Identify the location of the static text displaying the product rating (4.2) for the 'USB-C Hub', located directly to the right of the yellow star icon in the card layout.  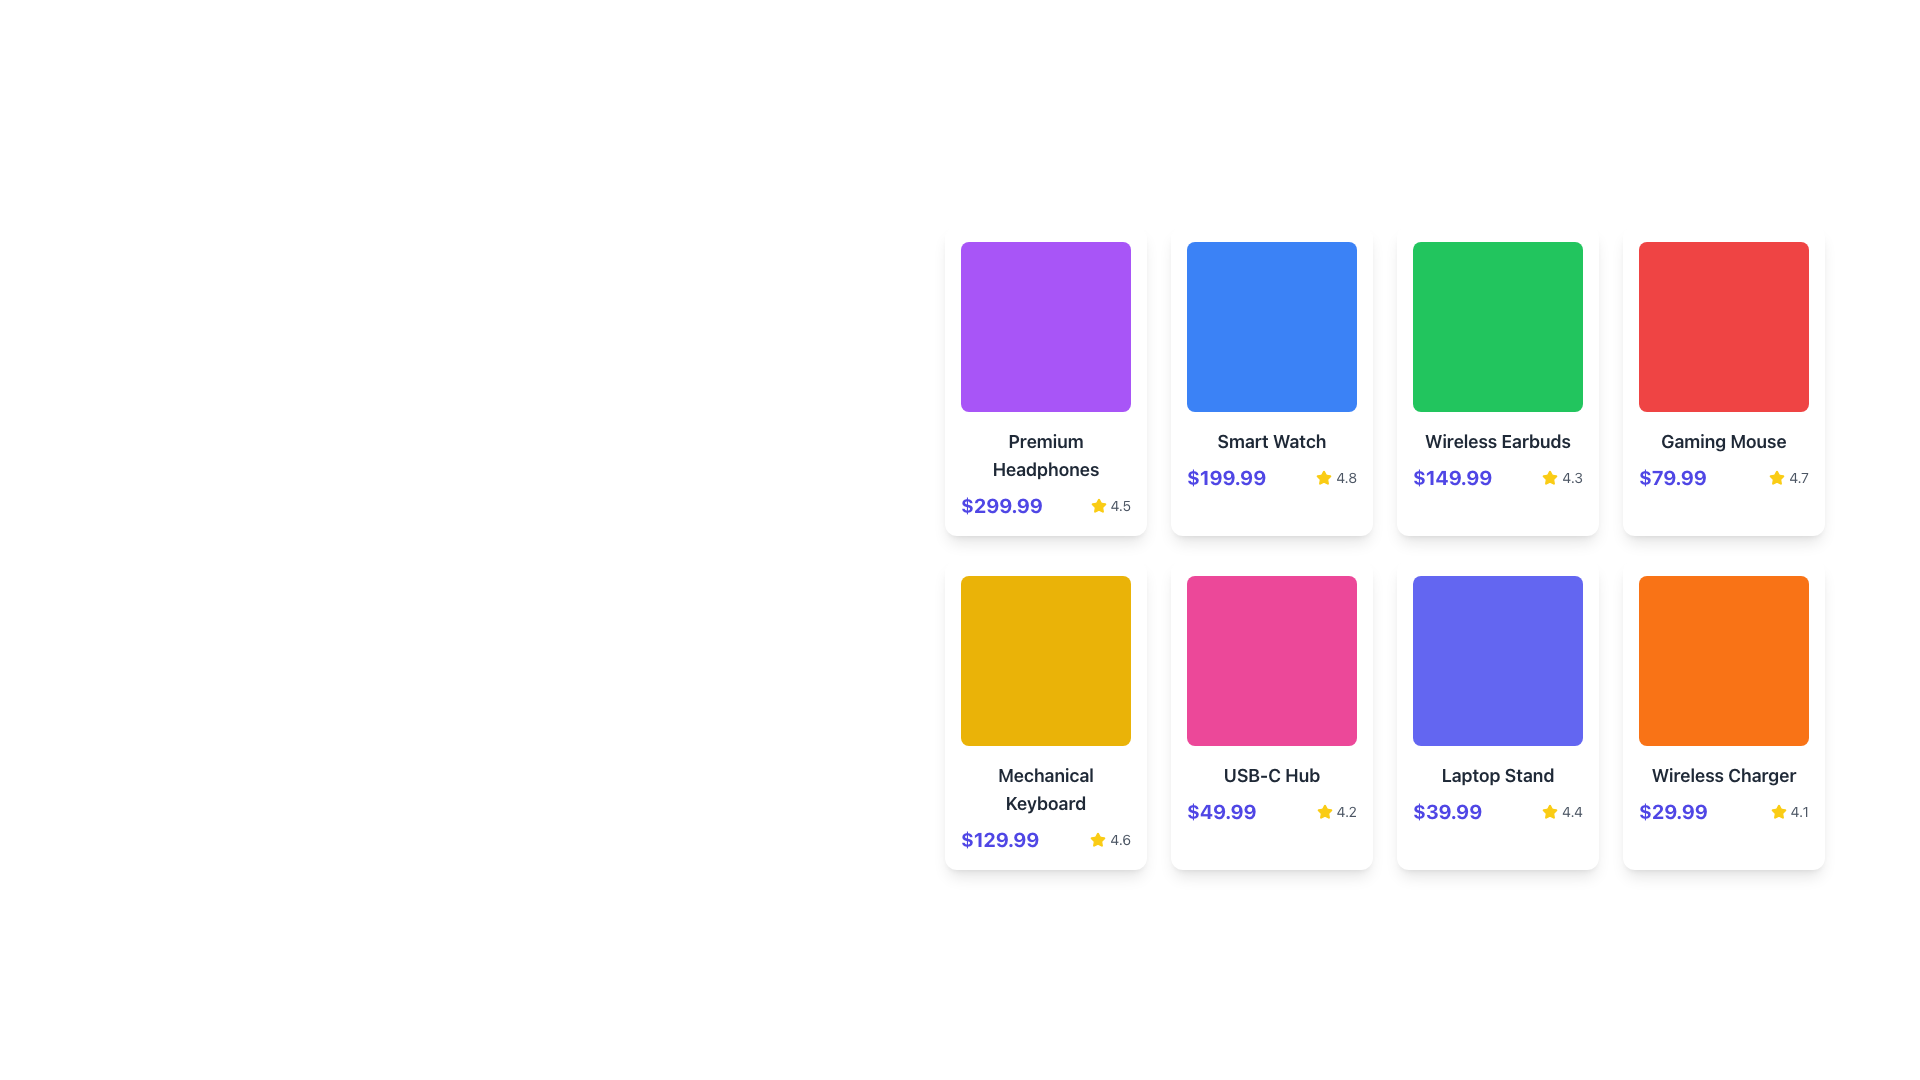
(1346, 812).